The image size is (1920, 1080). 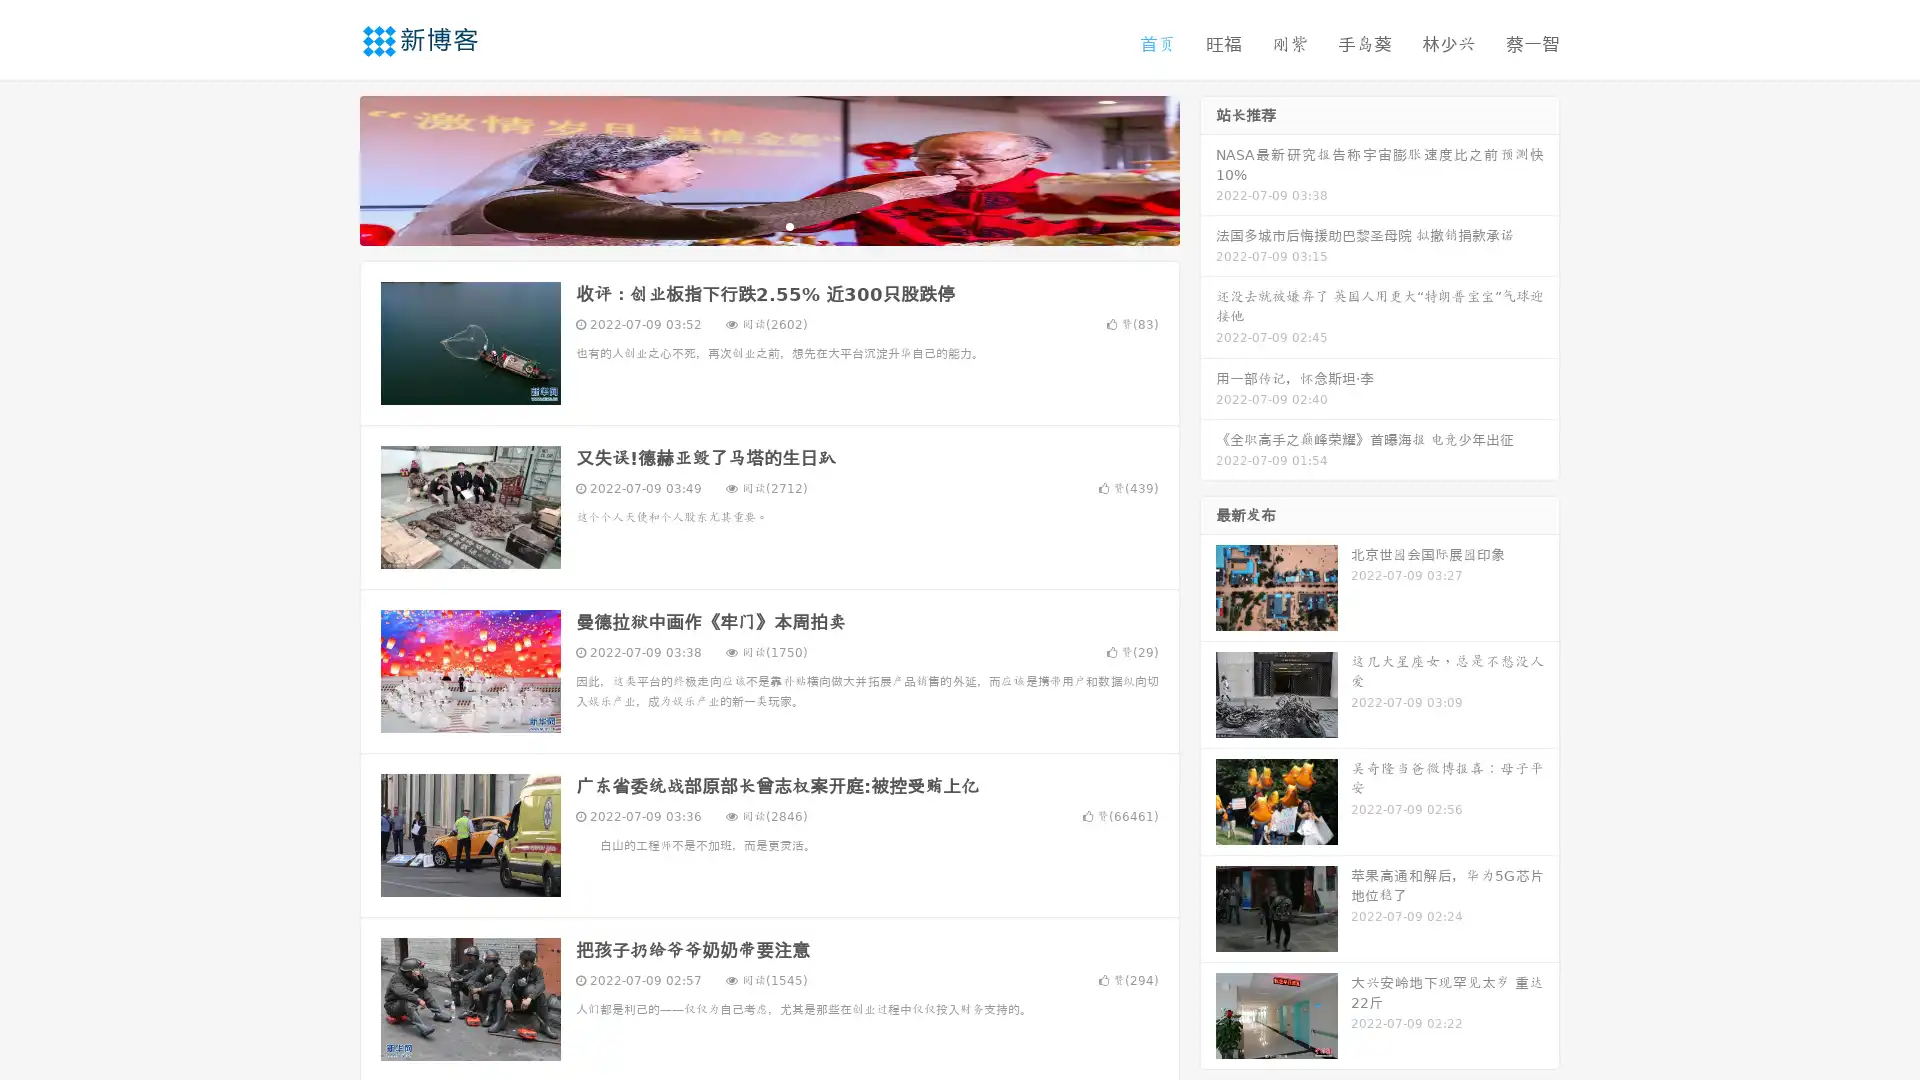 What do you see at coordinates (748, 225) in the screenshot?
I see `Go to slide 1` at bounding box center [748, 225].